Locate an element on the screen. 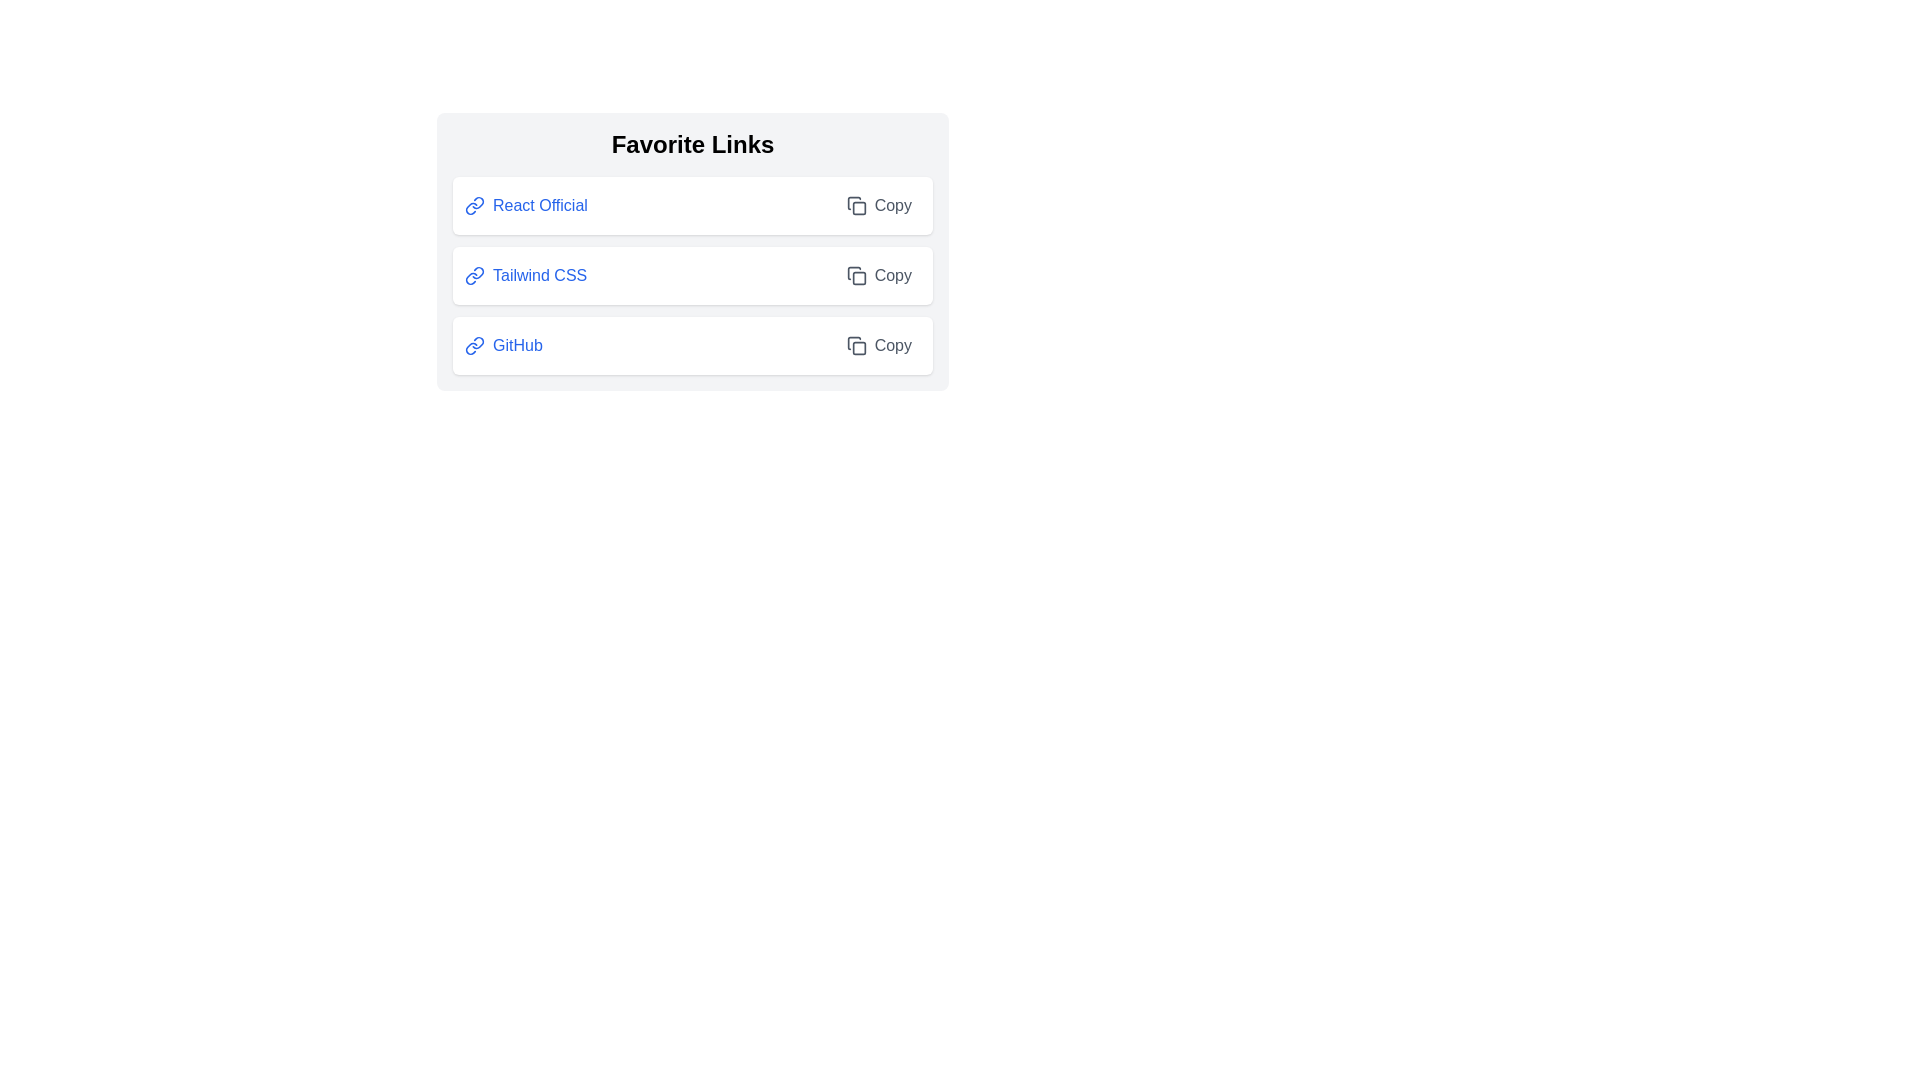  the text label 'Copy' which is styled in gray and indicates copy functionality, positioned inline with an icon of two overlapping squares in the 'Favorite Links' list is located at coordinates (892, 205).